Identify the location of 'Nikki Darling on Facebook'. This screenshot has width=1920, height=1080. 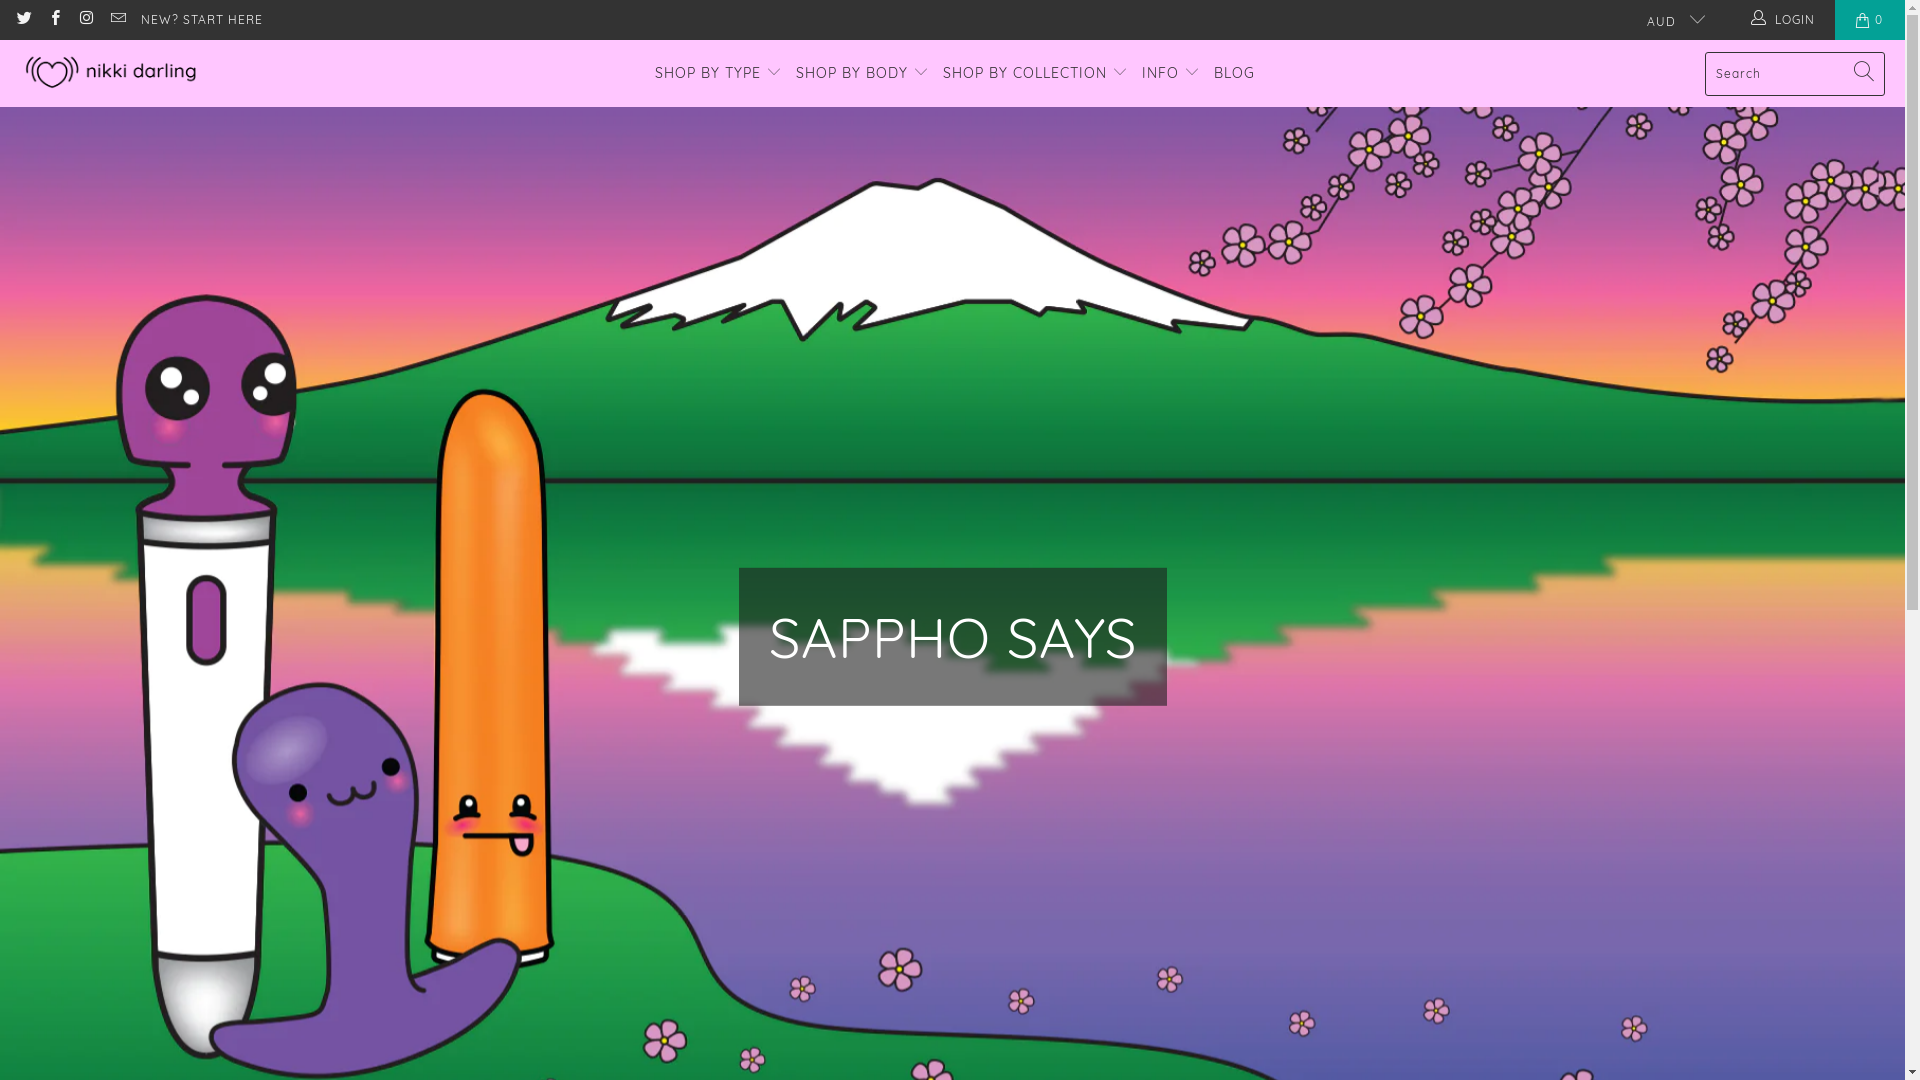
(46, 19).